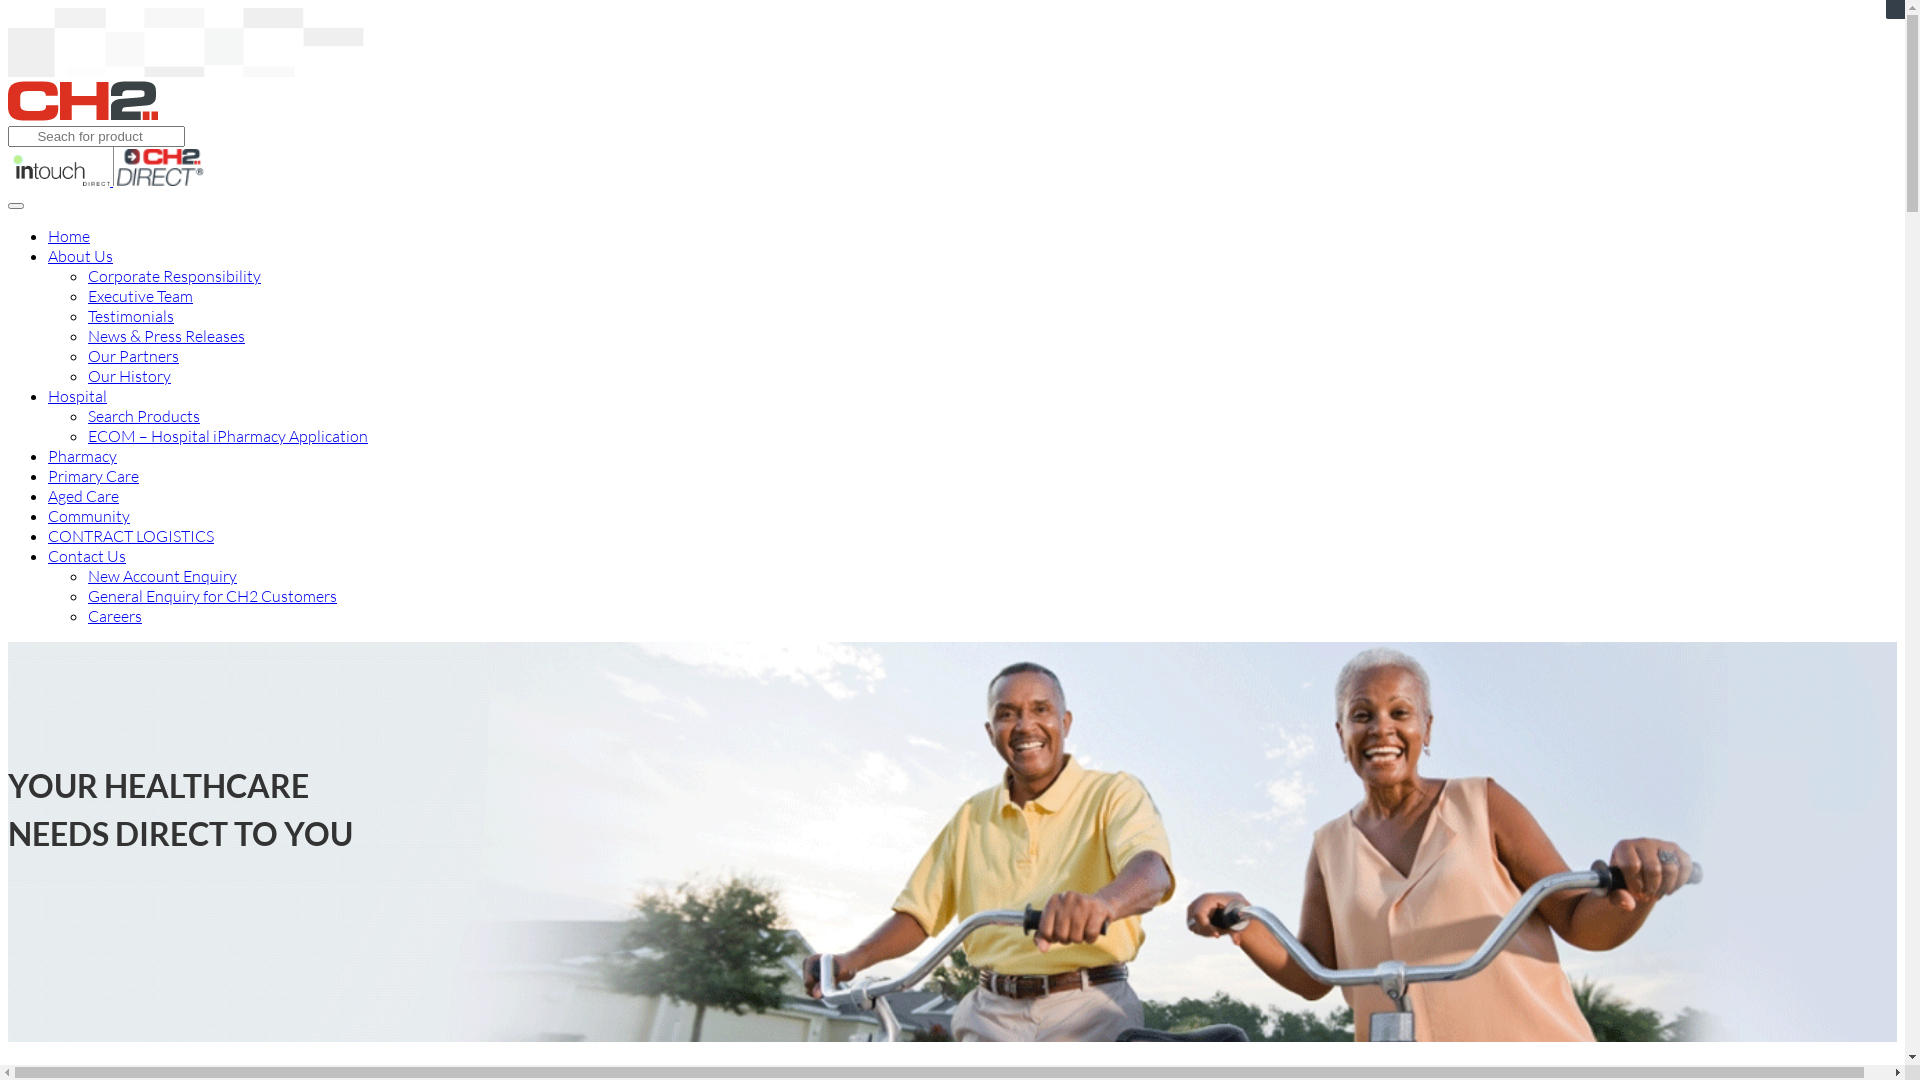  I want to click on 'Pharmacy', so click(81, 455).